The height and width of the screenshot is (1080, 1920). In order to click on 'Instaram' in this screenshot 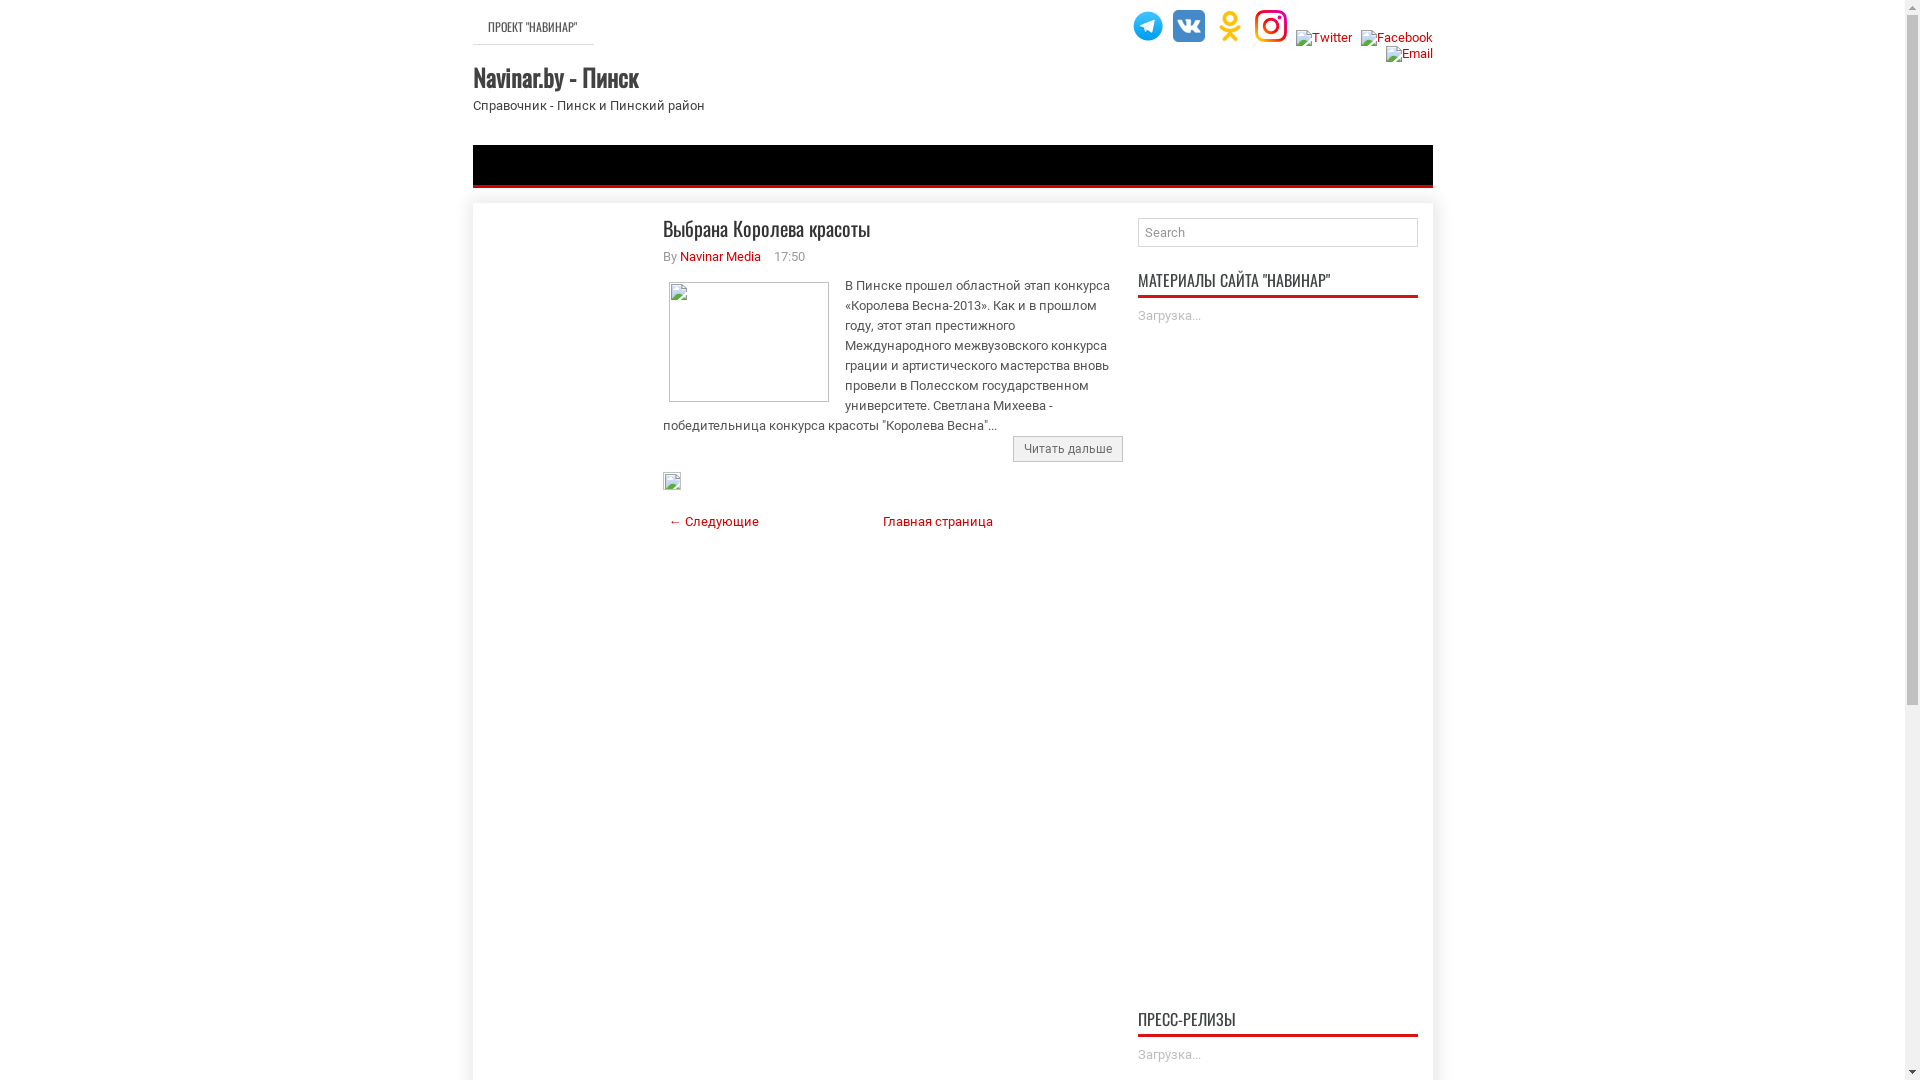, I will do `click(1269, 26)`.